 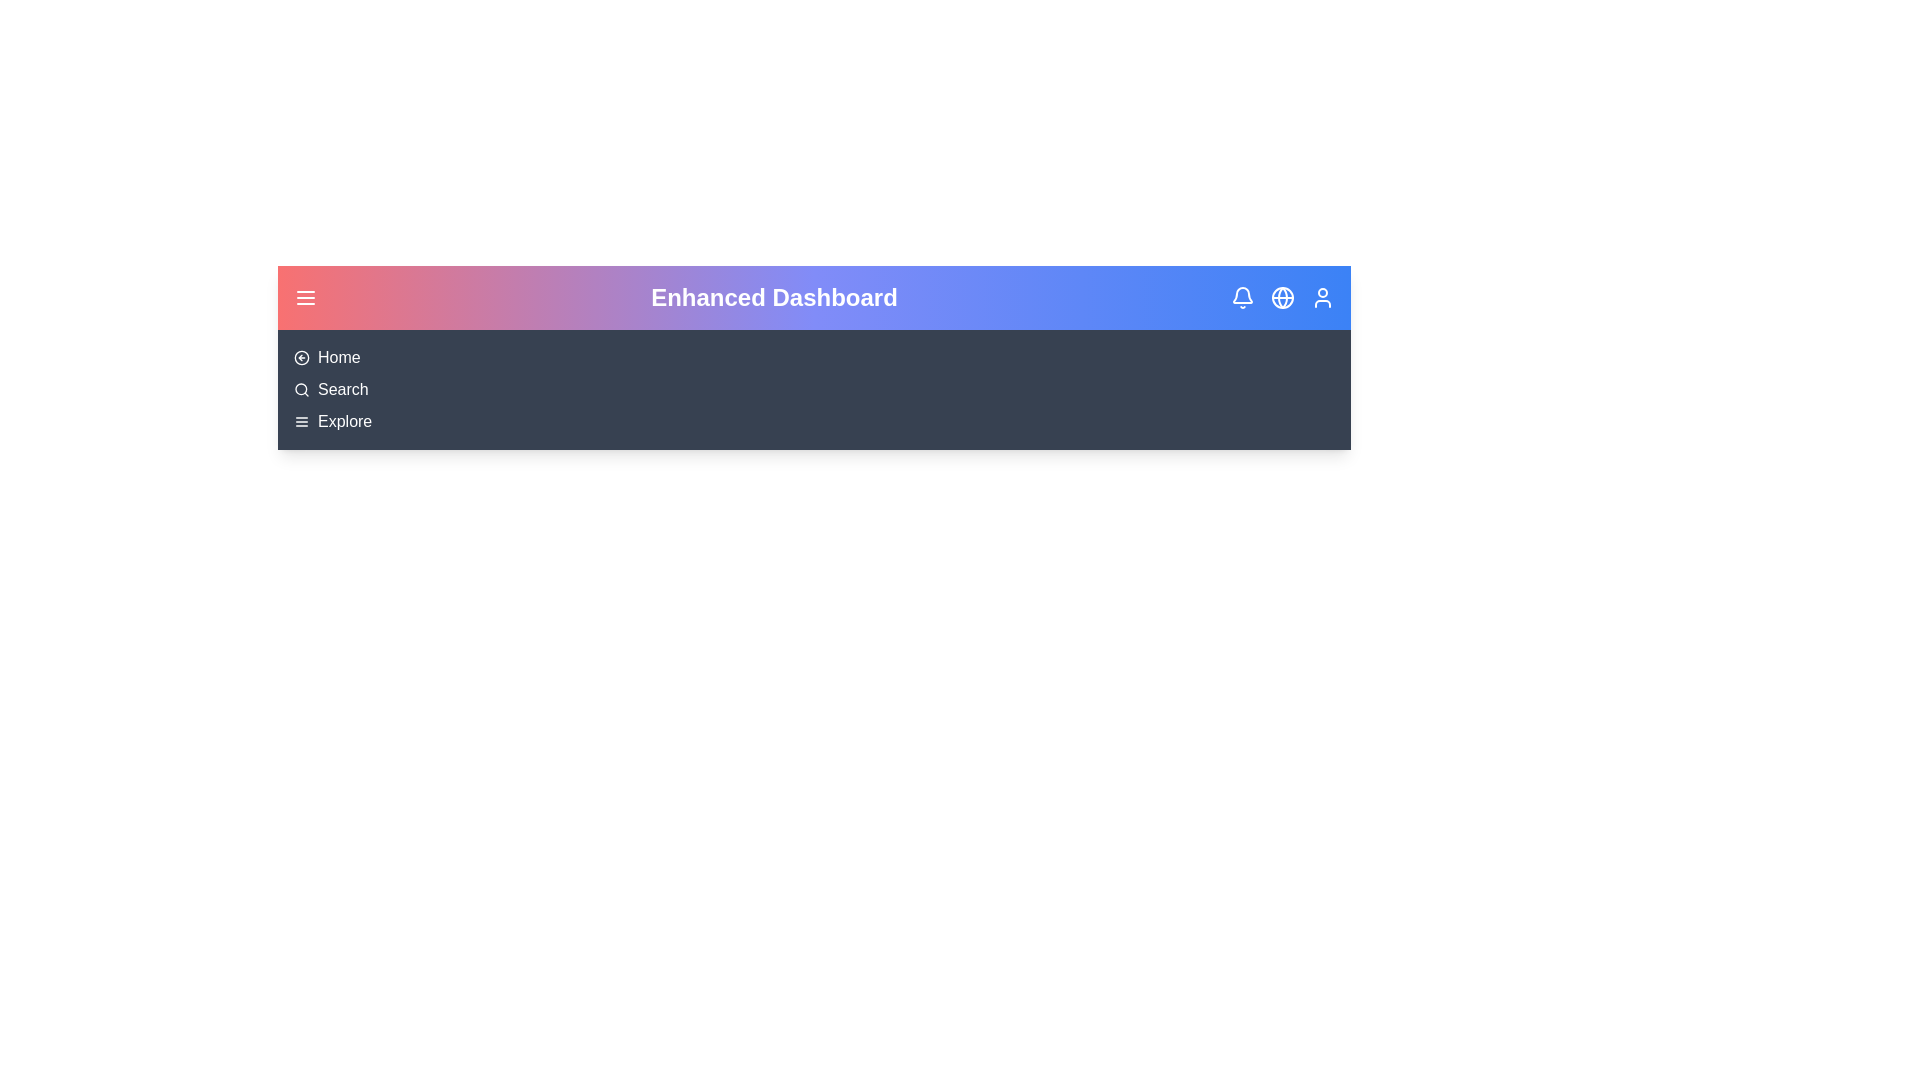 What do you see at coordinates (1282, 297) in the screenshot?
I see `the globe element` at bounding box center [1282, 297].